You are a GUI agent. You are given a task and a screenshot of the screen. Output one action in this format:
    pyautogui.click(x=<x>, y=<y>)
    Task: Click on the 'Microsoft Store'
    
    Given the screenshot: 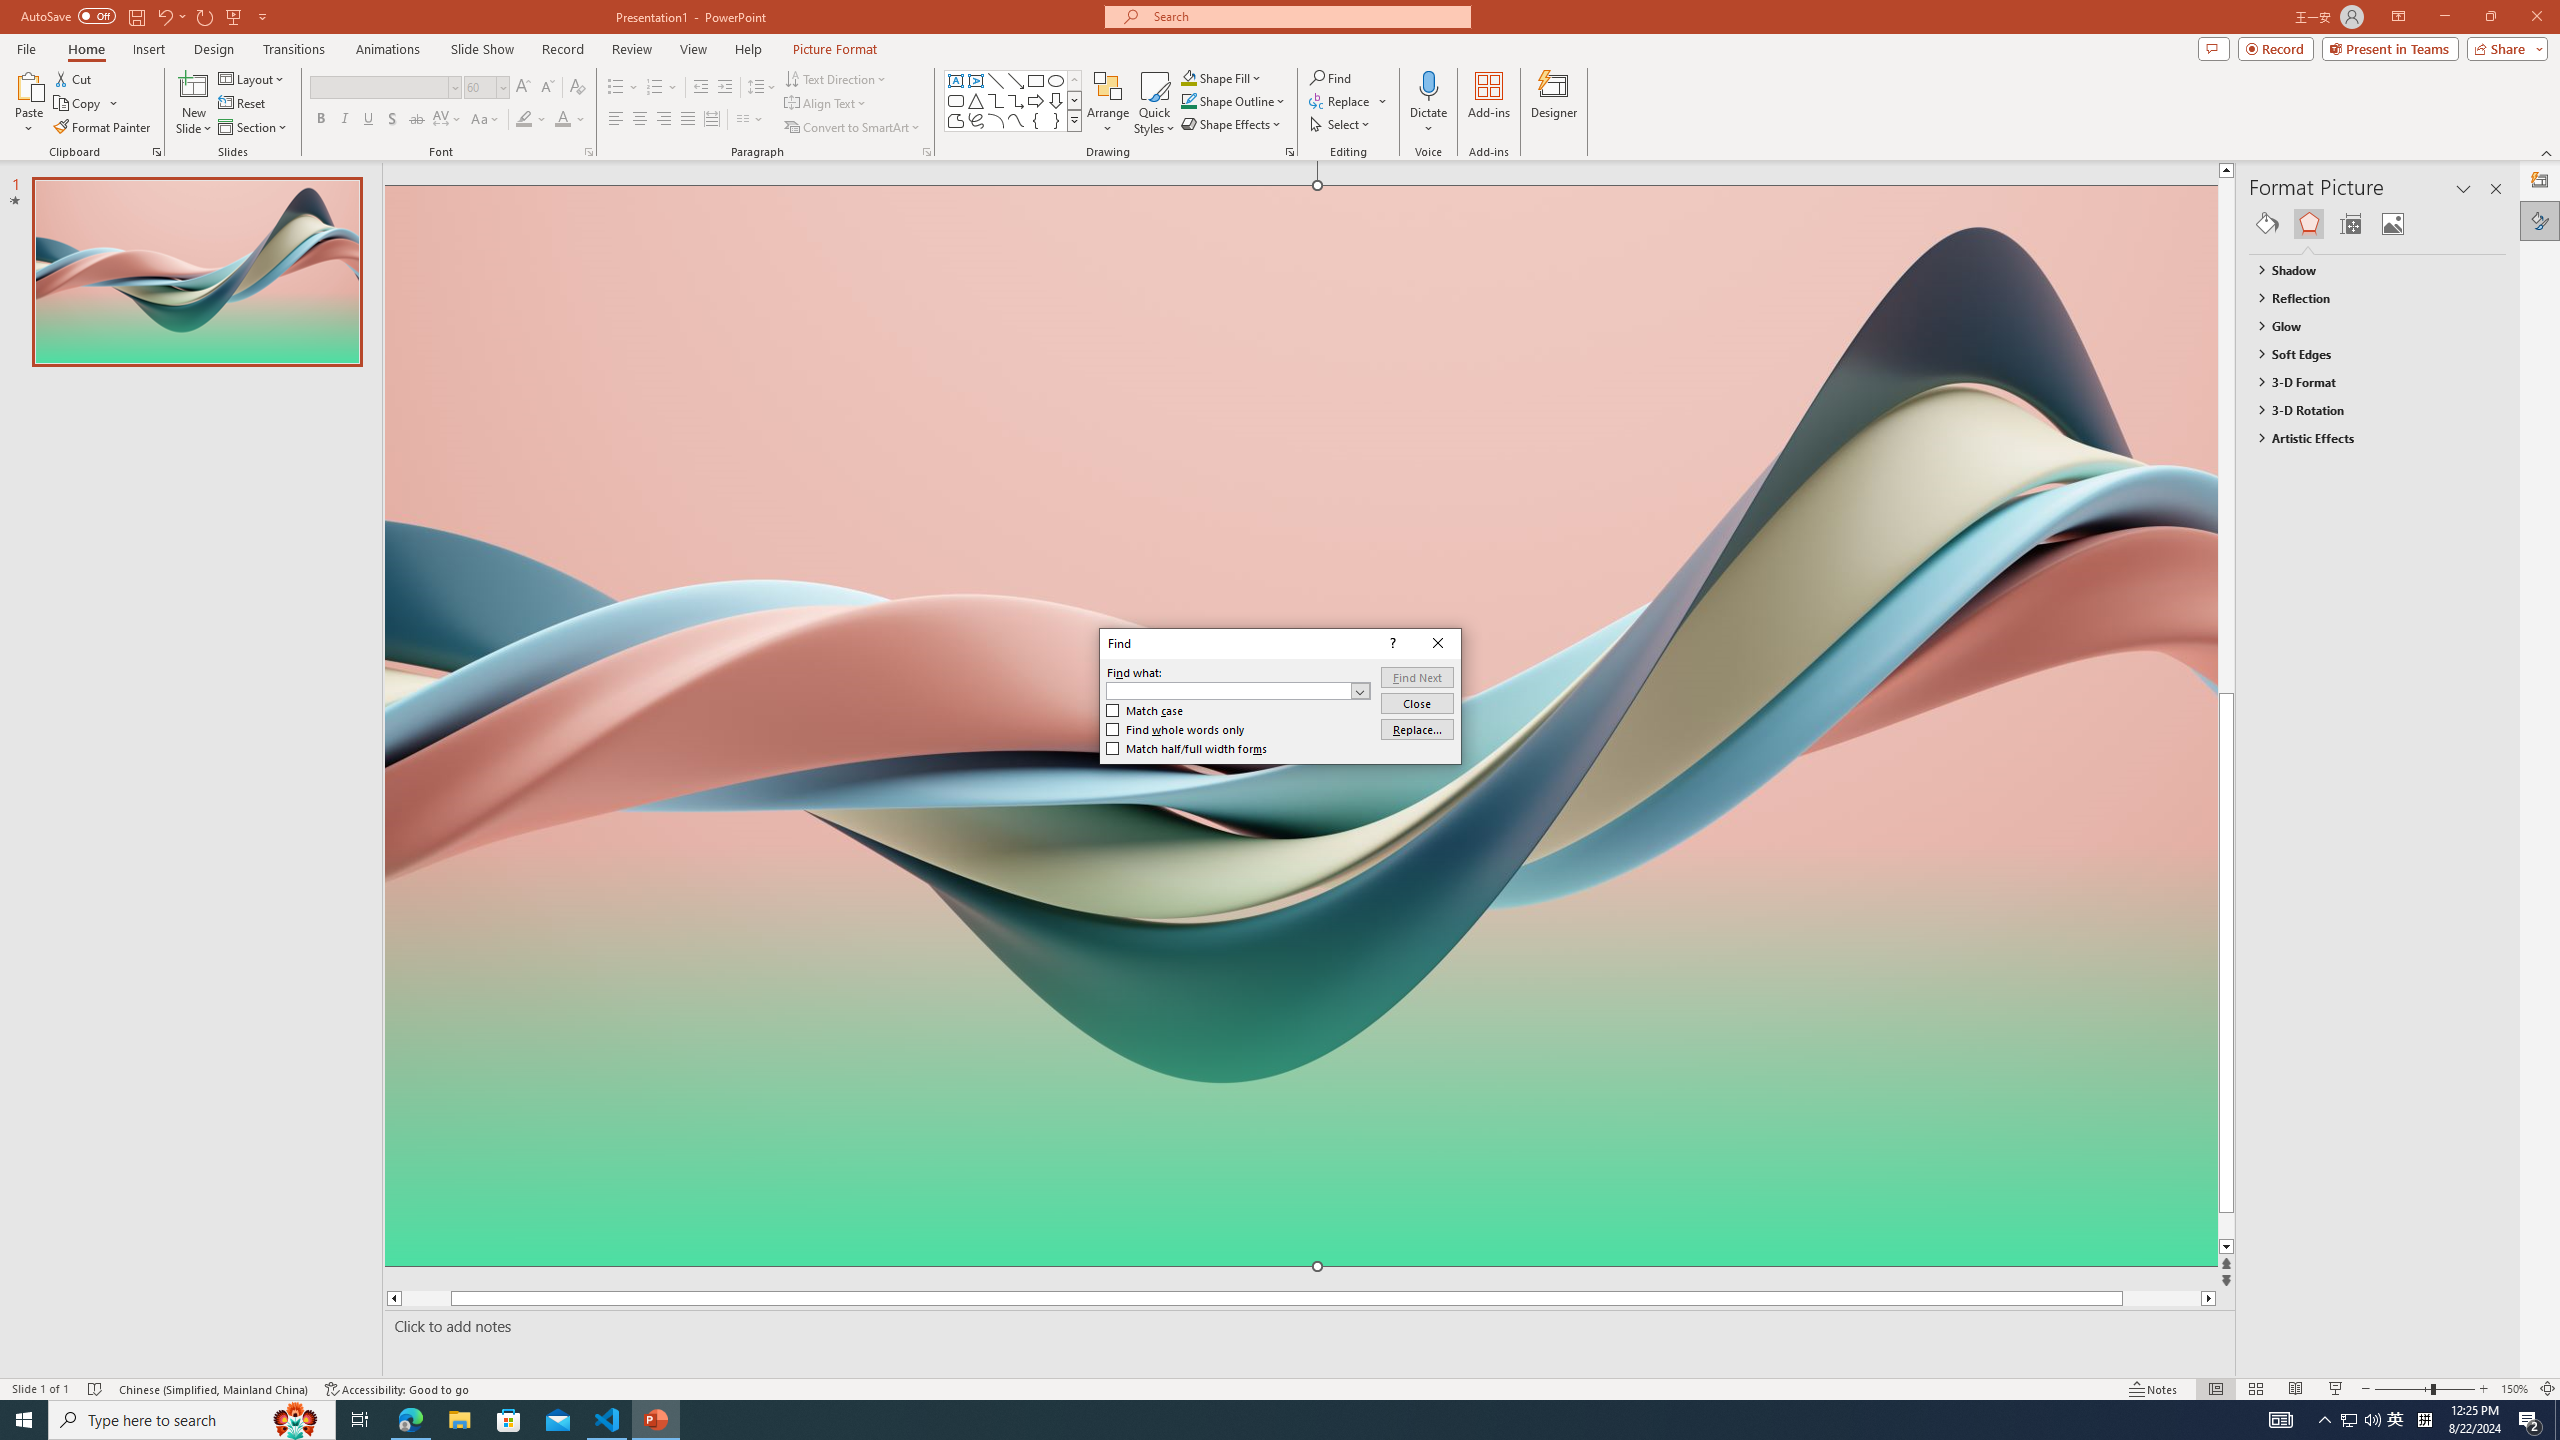 What is the action you would take?
    pyautogui.click(x=509, y=1418)
    